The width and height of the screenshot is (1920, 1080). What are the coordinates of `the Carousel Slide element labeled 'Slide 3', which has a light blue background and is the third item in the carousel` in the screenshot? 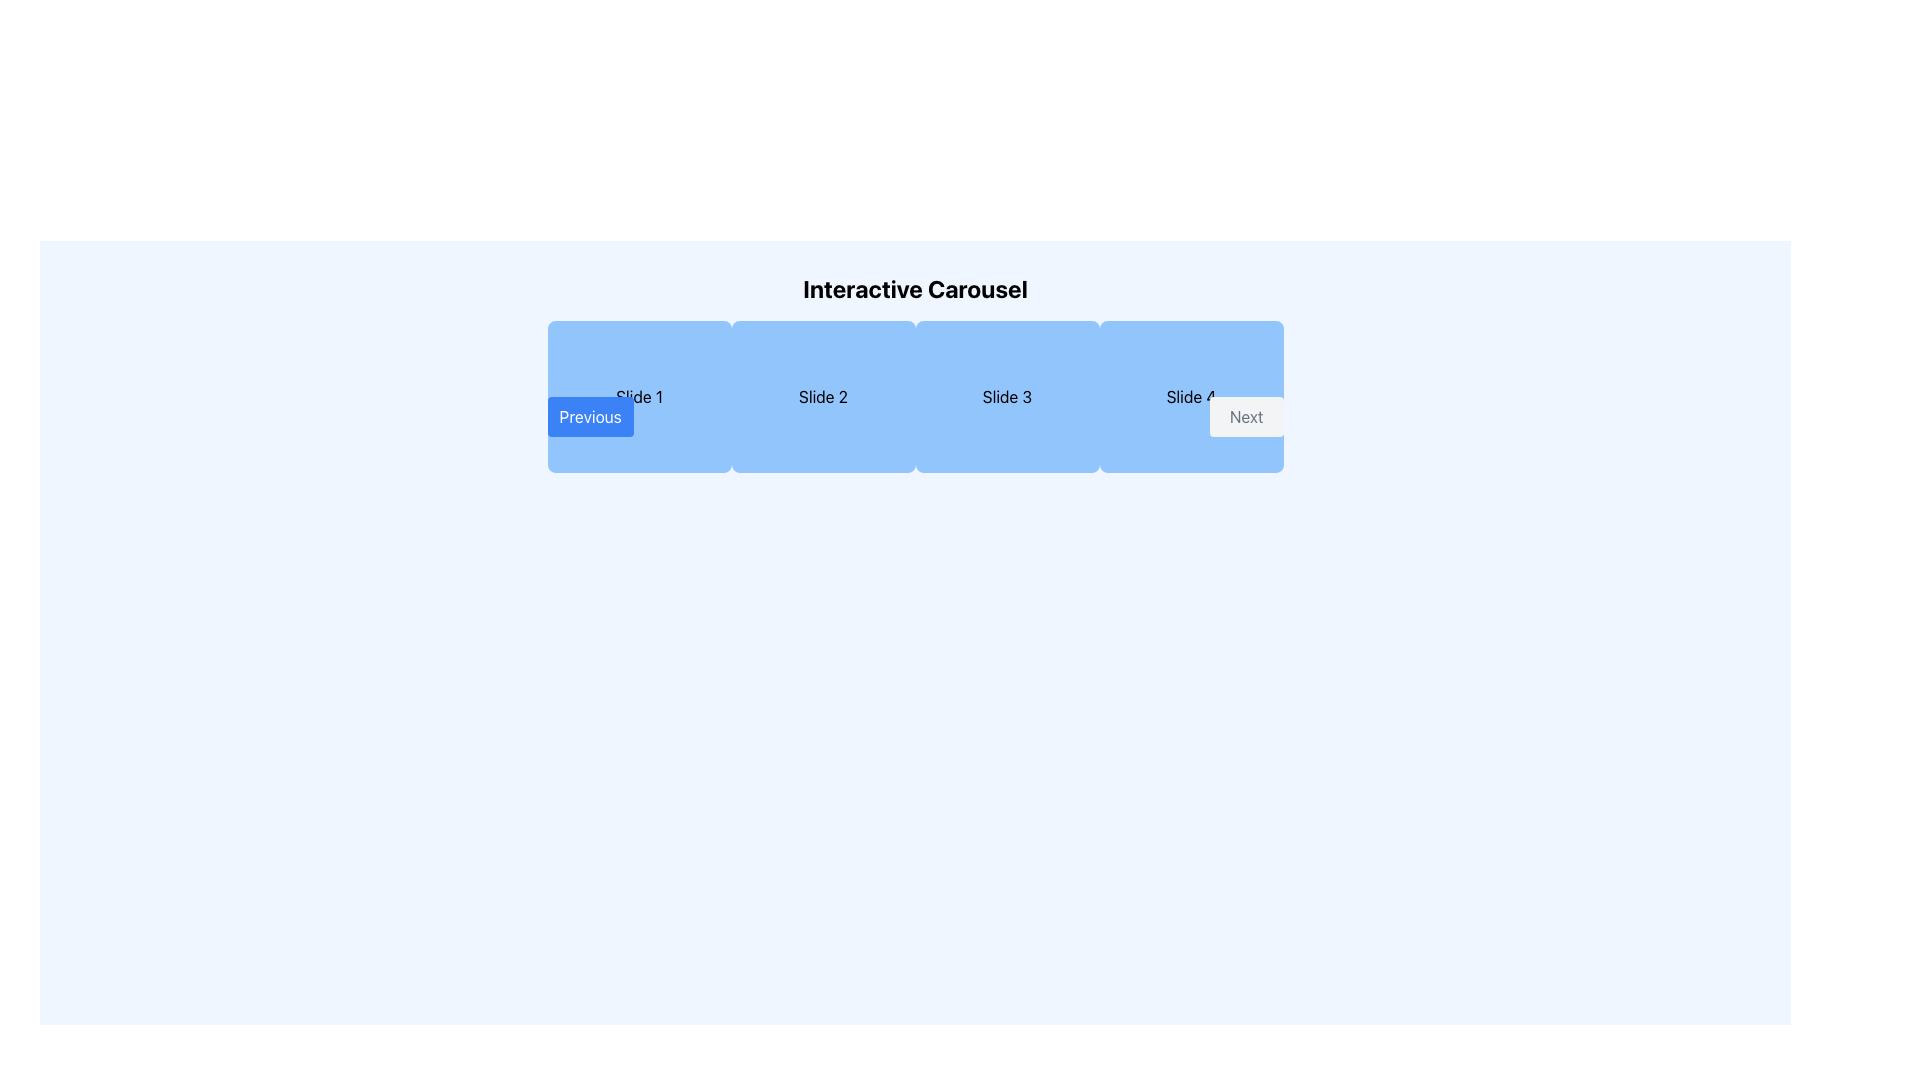 It's located at (1007, 397).